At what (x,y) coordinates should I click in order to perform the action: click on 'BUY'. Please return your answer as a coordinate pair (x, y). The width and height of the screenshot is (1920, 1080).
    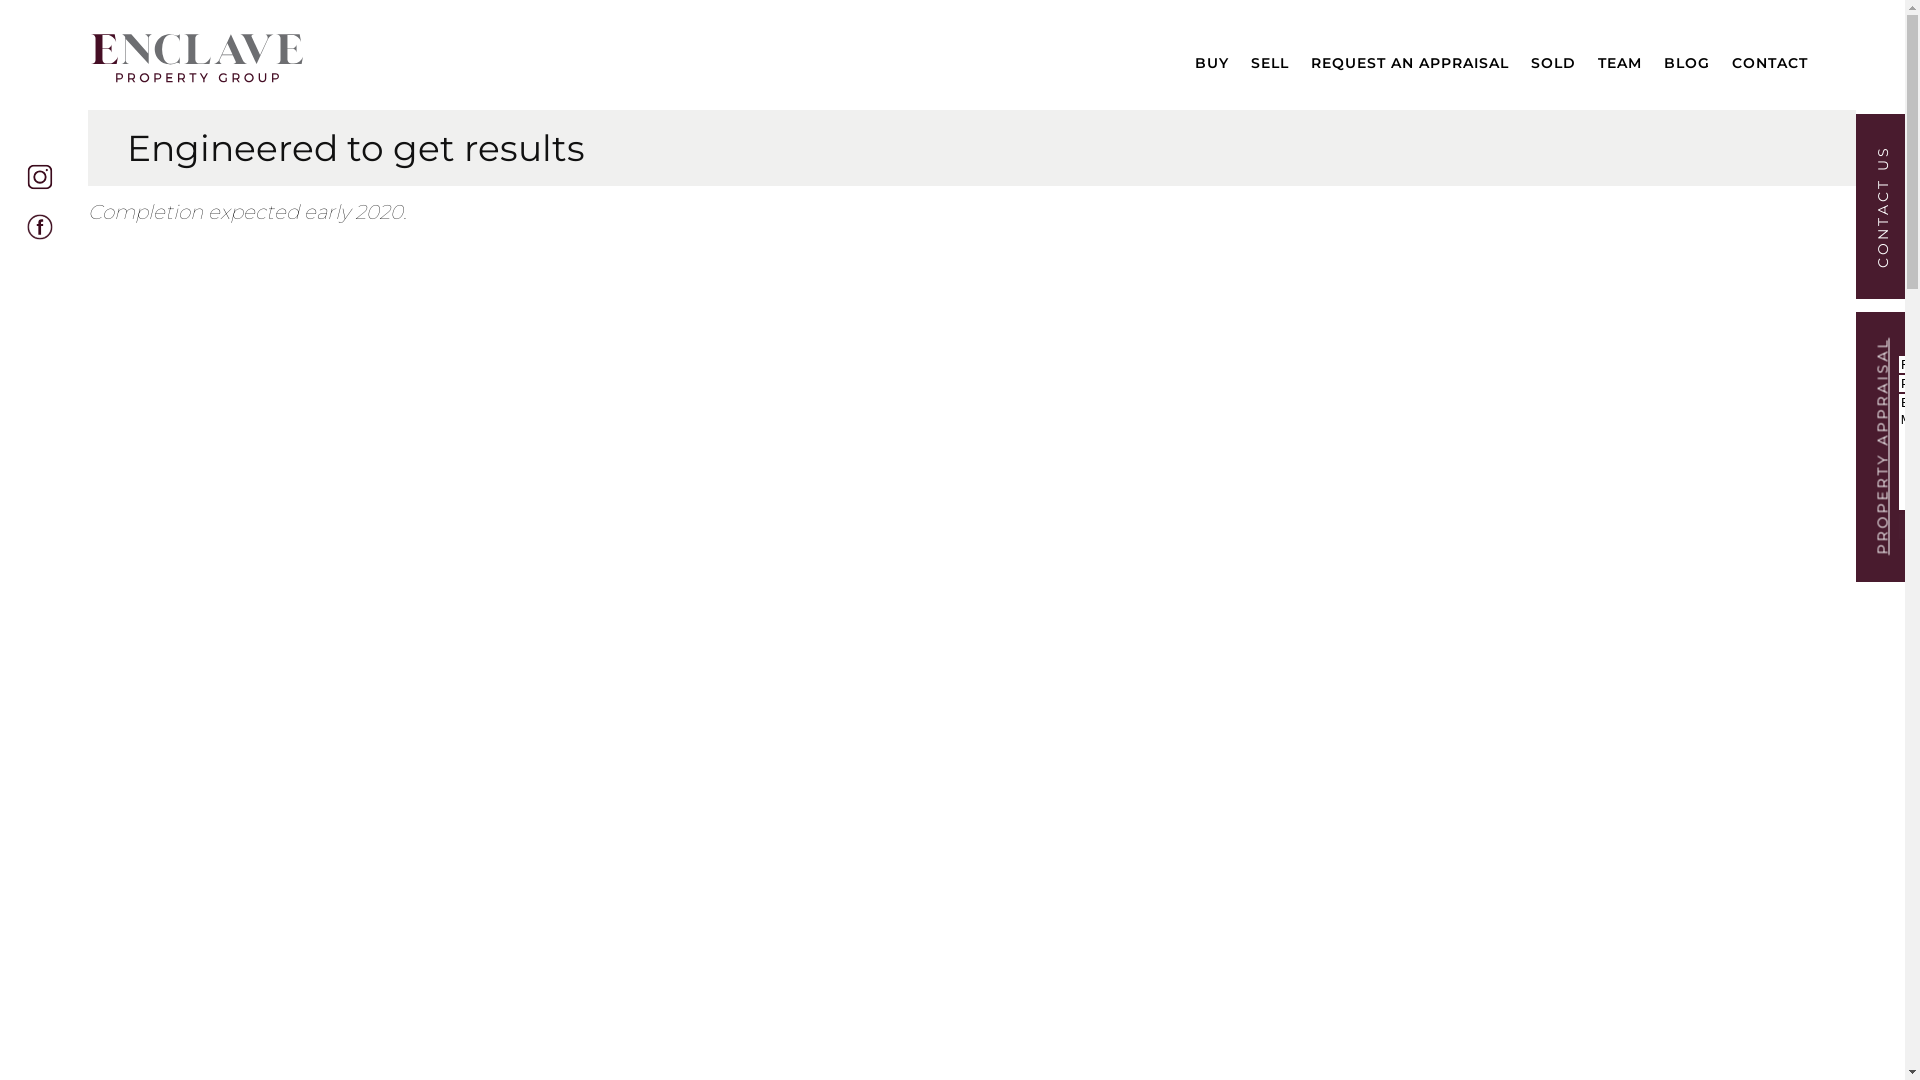
    Looking at the image, I should click on (1211, 58).